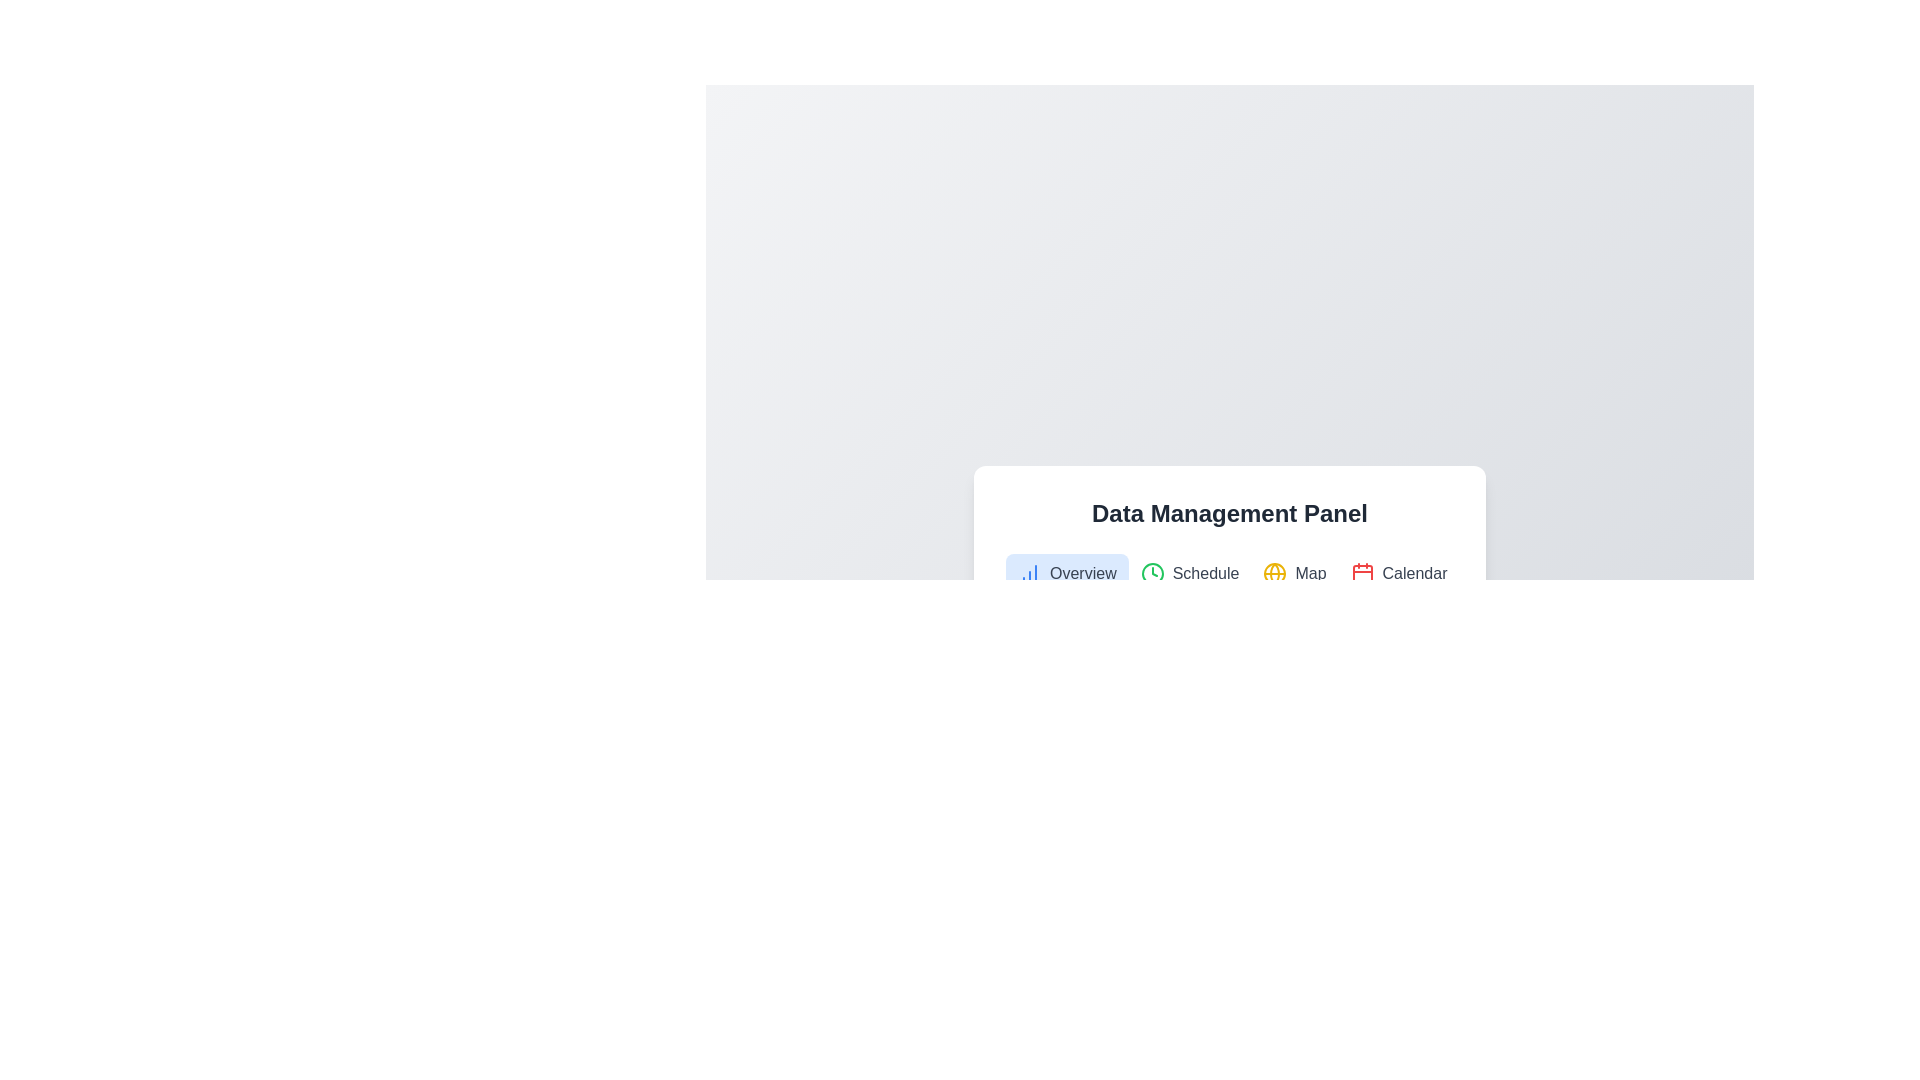 The width and height of the screenshot is (1920, 1080). I want to click on the 'Overview' button, so click(1066, 574).